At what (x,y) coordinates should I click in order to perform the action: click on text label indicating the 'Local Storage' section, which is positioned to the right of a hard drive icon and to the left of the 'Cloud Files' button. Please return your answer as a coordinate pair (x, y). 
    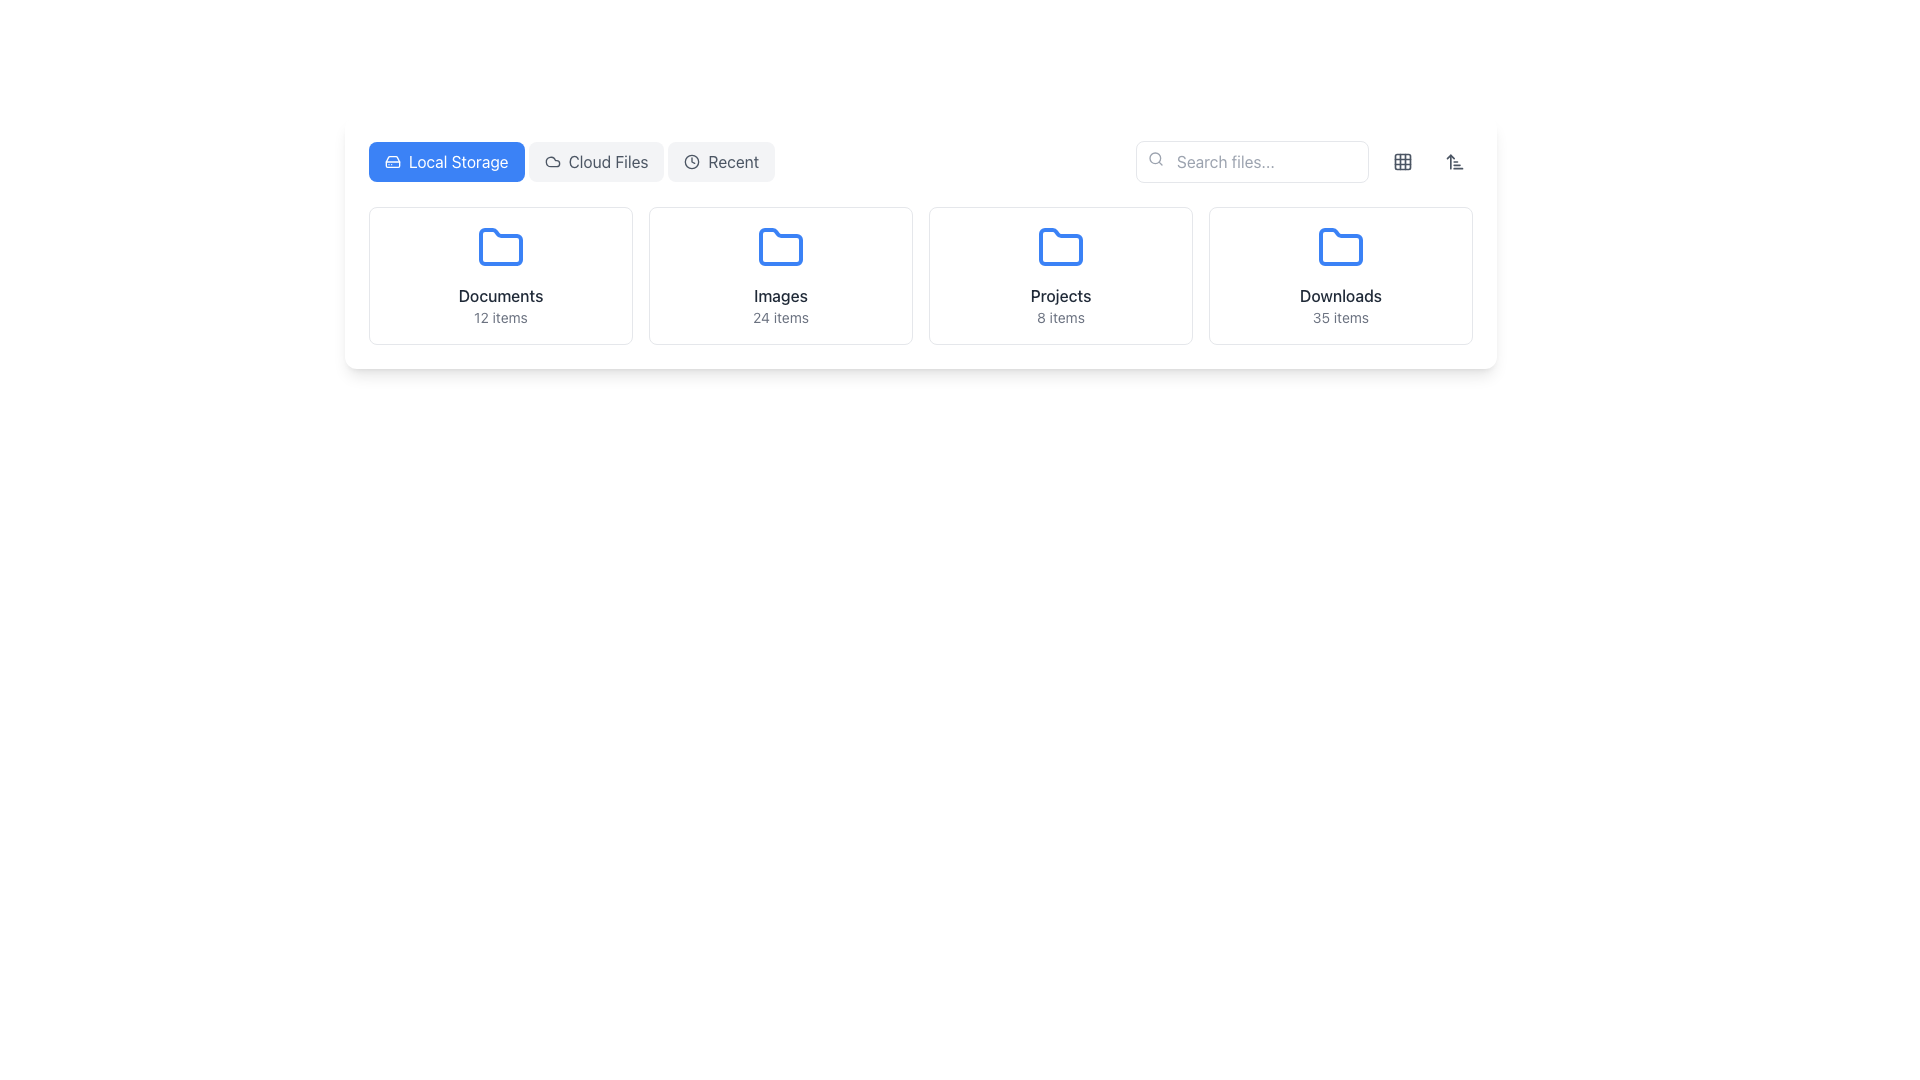
    Looking at the image, I should click on (457, 161).